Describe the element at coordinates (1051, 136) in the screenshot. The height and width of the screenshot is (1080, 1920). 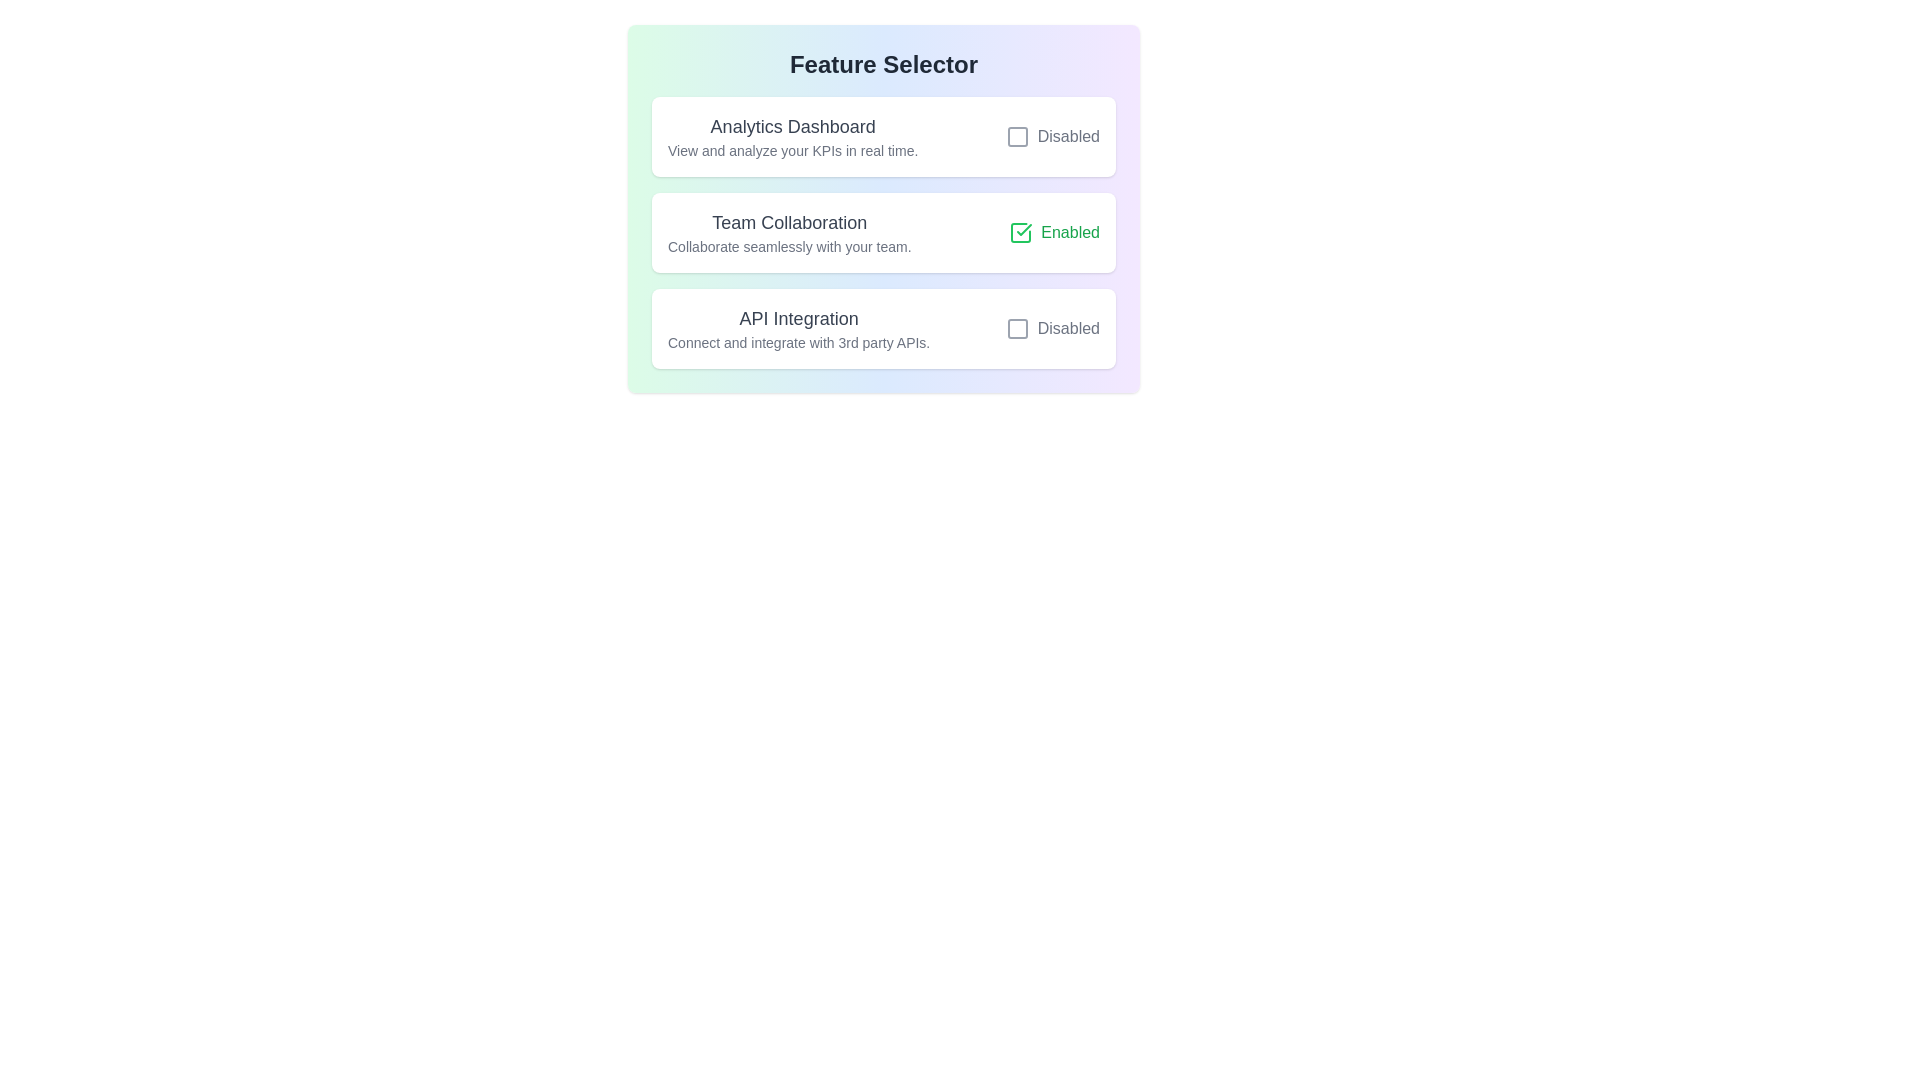
I see `the feature Analytics Dashboard by clicking its corresponding button` at that location.